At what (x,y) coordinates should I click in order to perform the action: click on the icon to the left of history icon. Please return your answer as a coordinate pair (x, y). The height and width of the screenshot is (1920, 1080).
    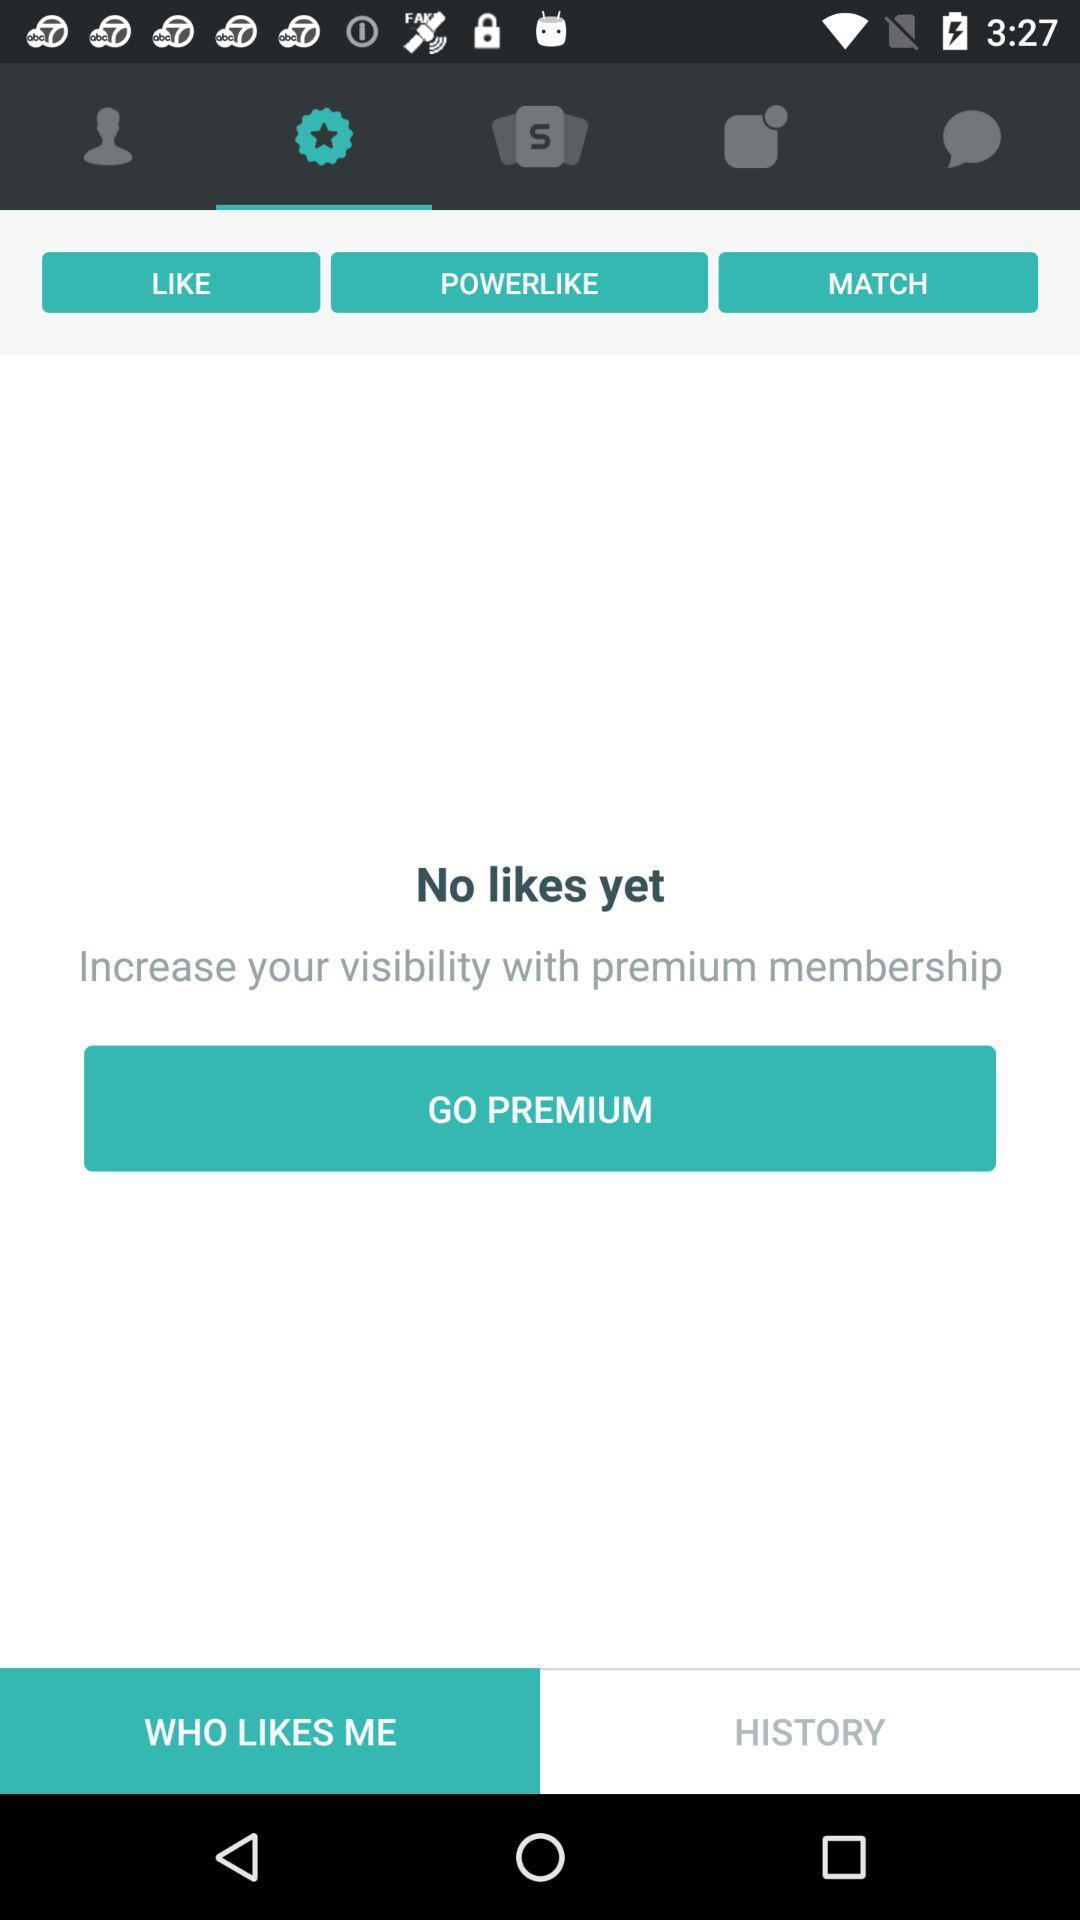
    Looking at the image, I should click on (270, 1730).